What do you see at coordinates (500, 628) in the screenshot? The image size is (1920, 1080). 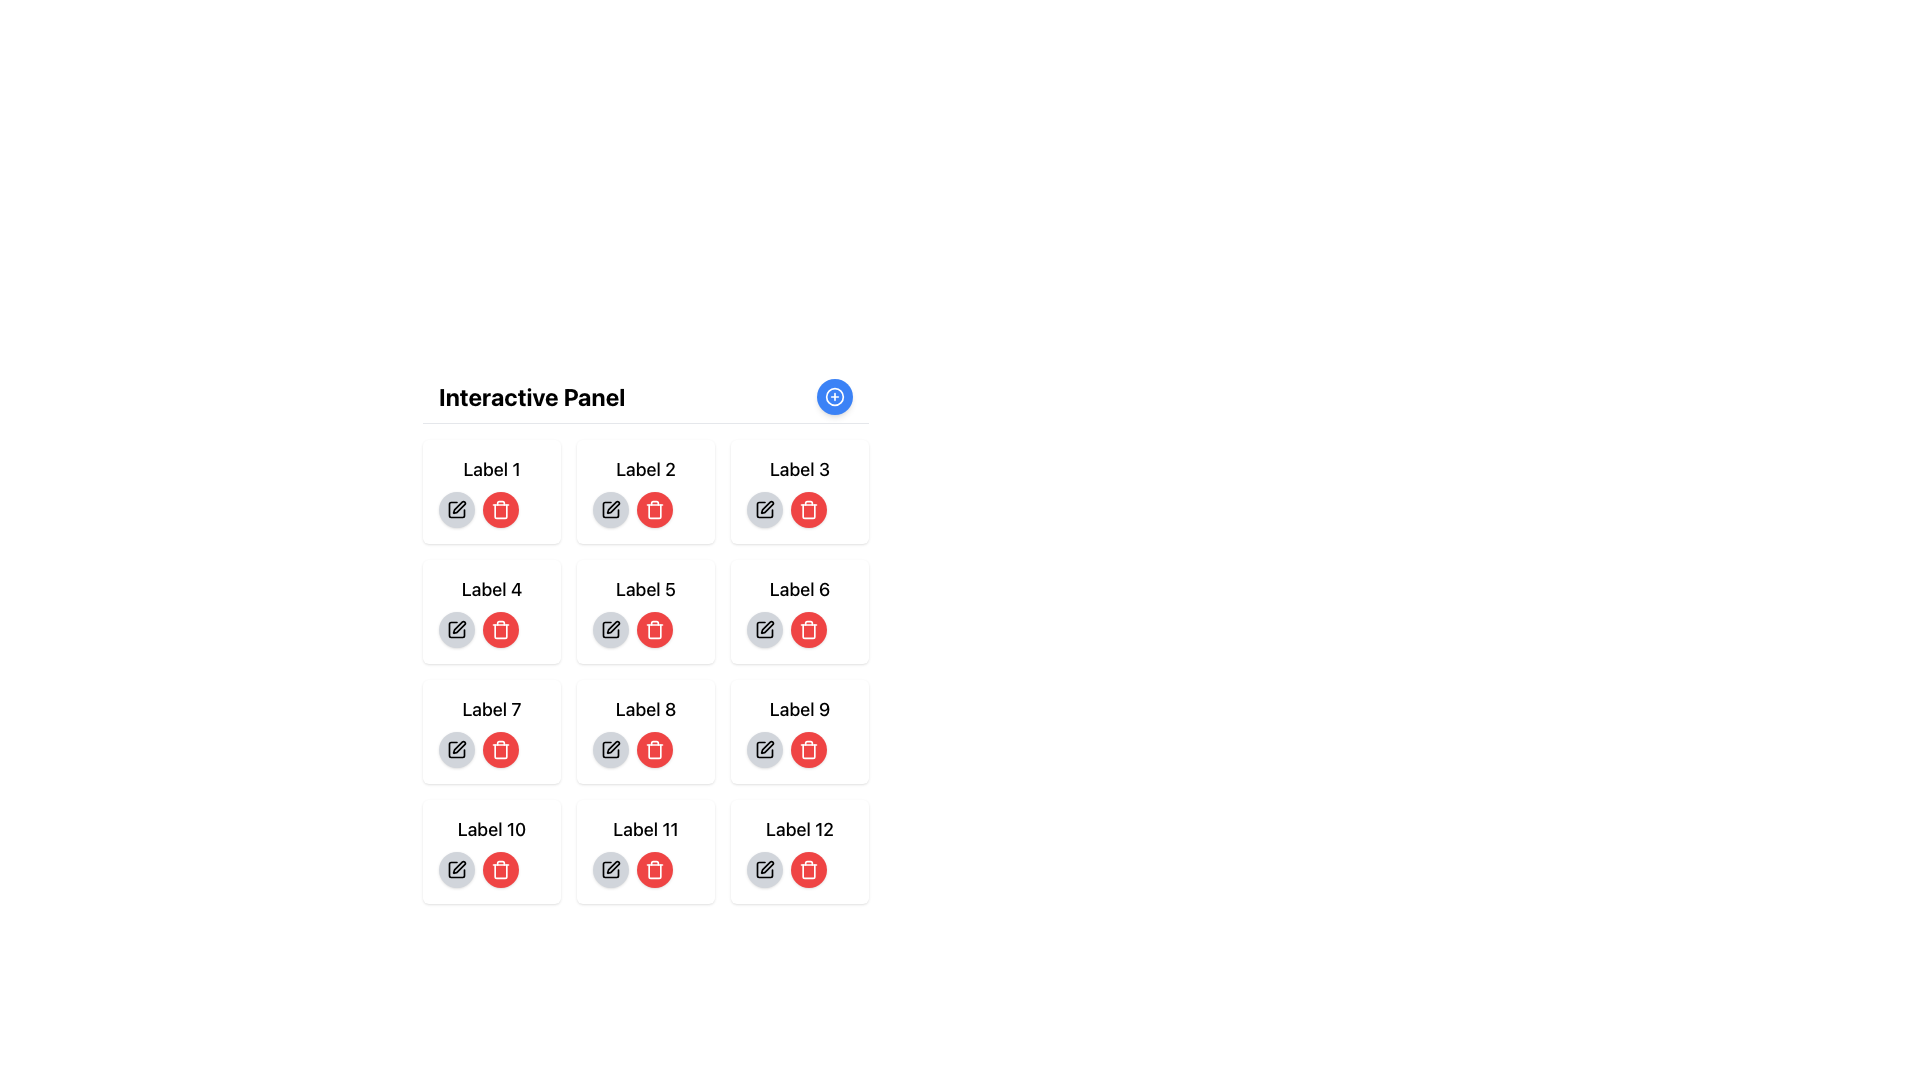 I see `the second button in the horizontal pair within the card labeled 'Label 4' located in the fourth row of the grid layout` at bounding box center [500, 628].